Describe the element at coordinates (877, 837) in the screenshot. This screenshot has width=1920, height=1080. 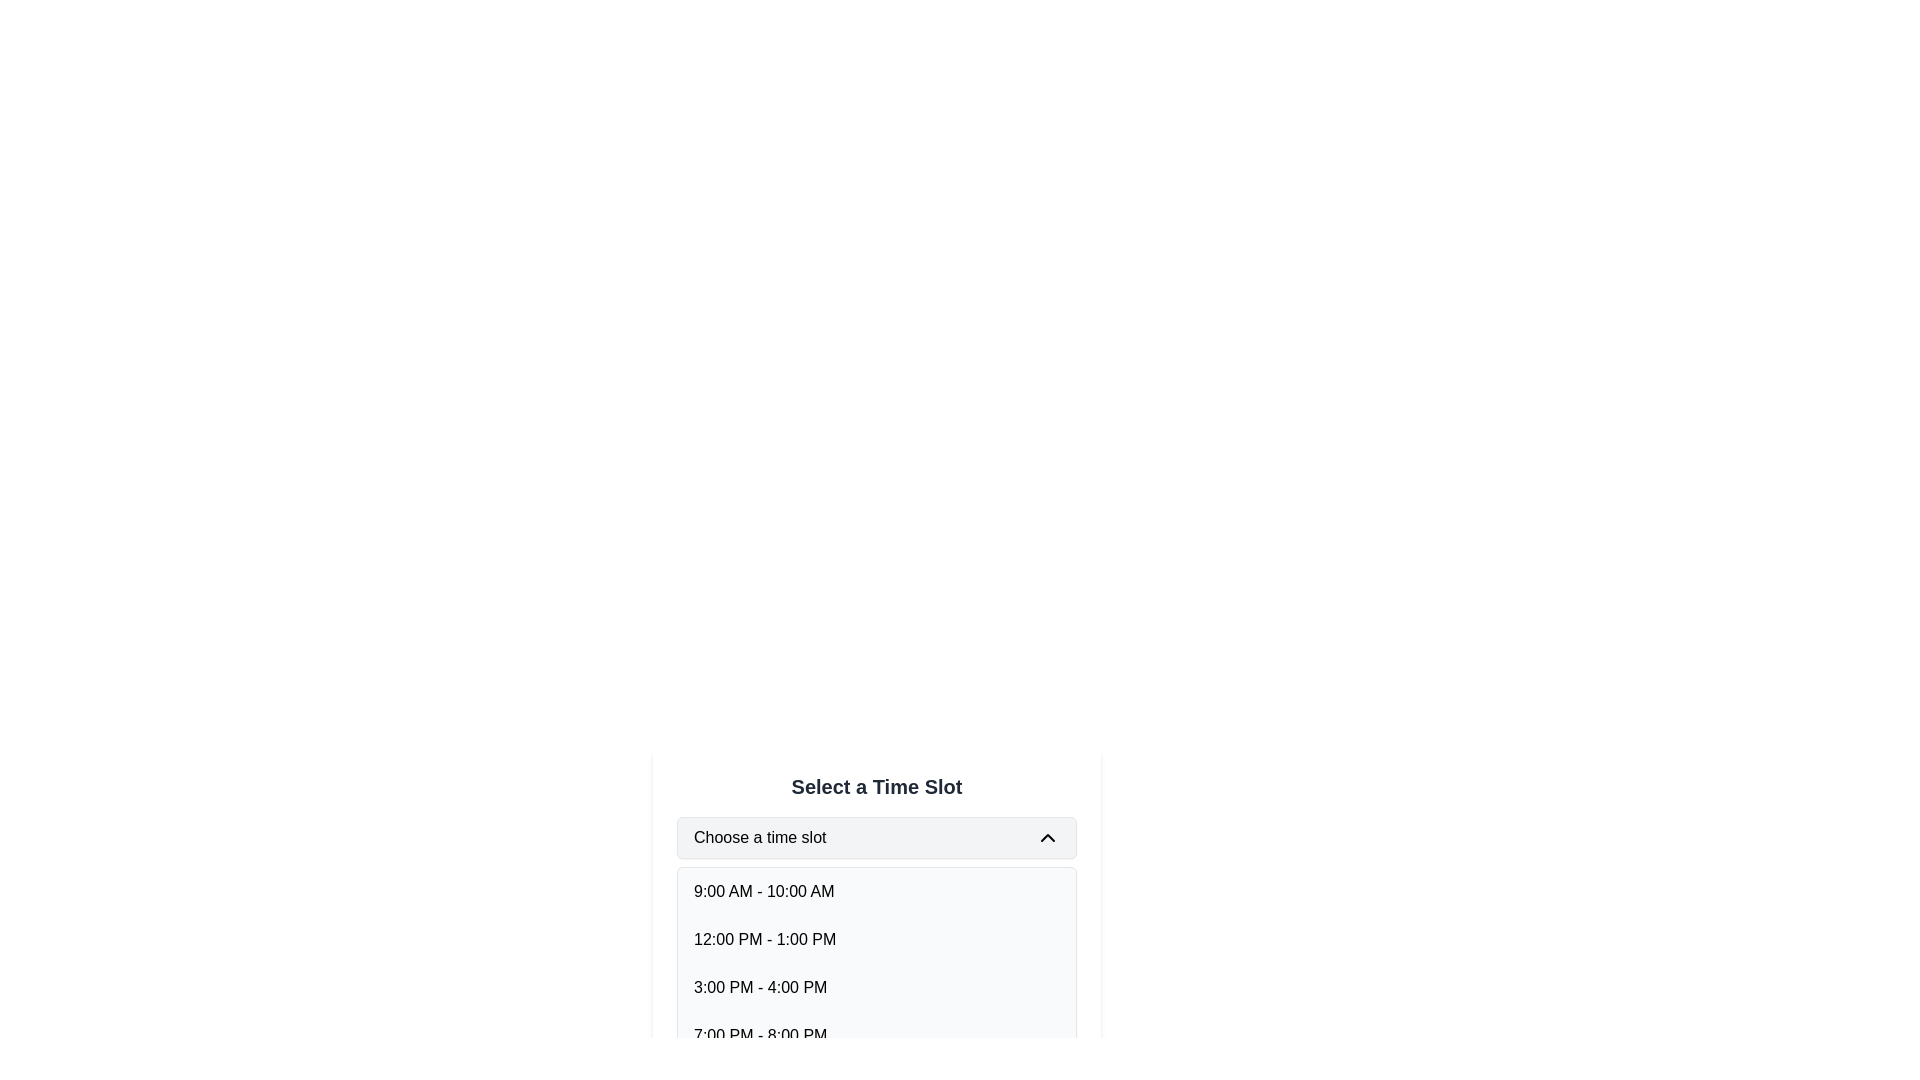
I see `the Dropdown menu for keyboard navigation` at that location.